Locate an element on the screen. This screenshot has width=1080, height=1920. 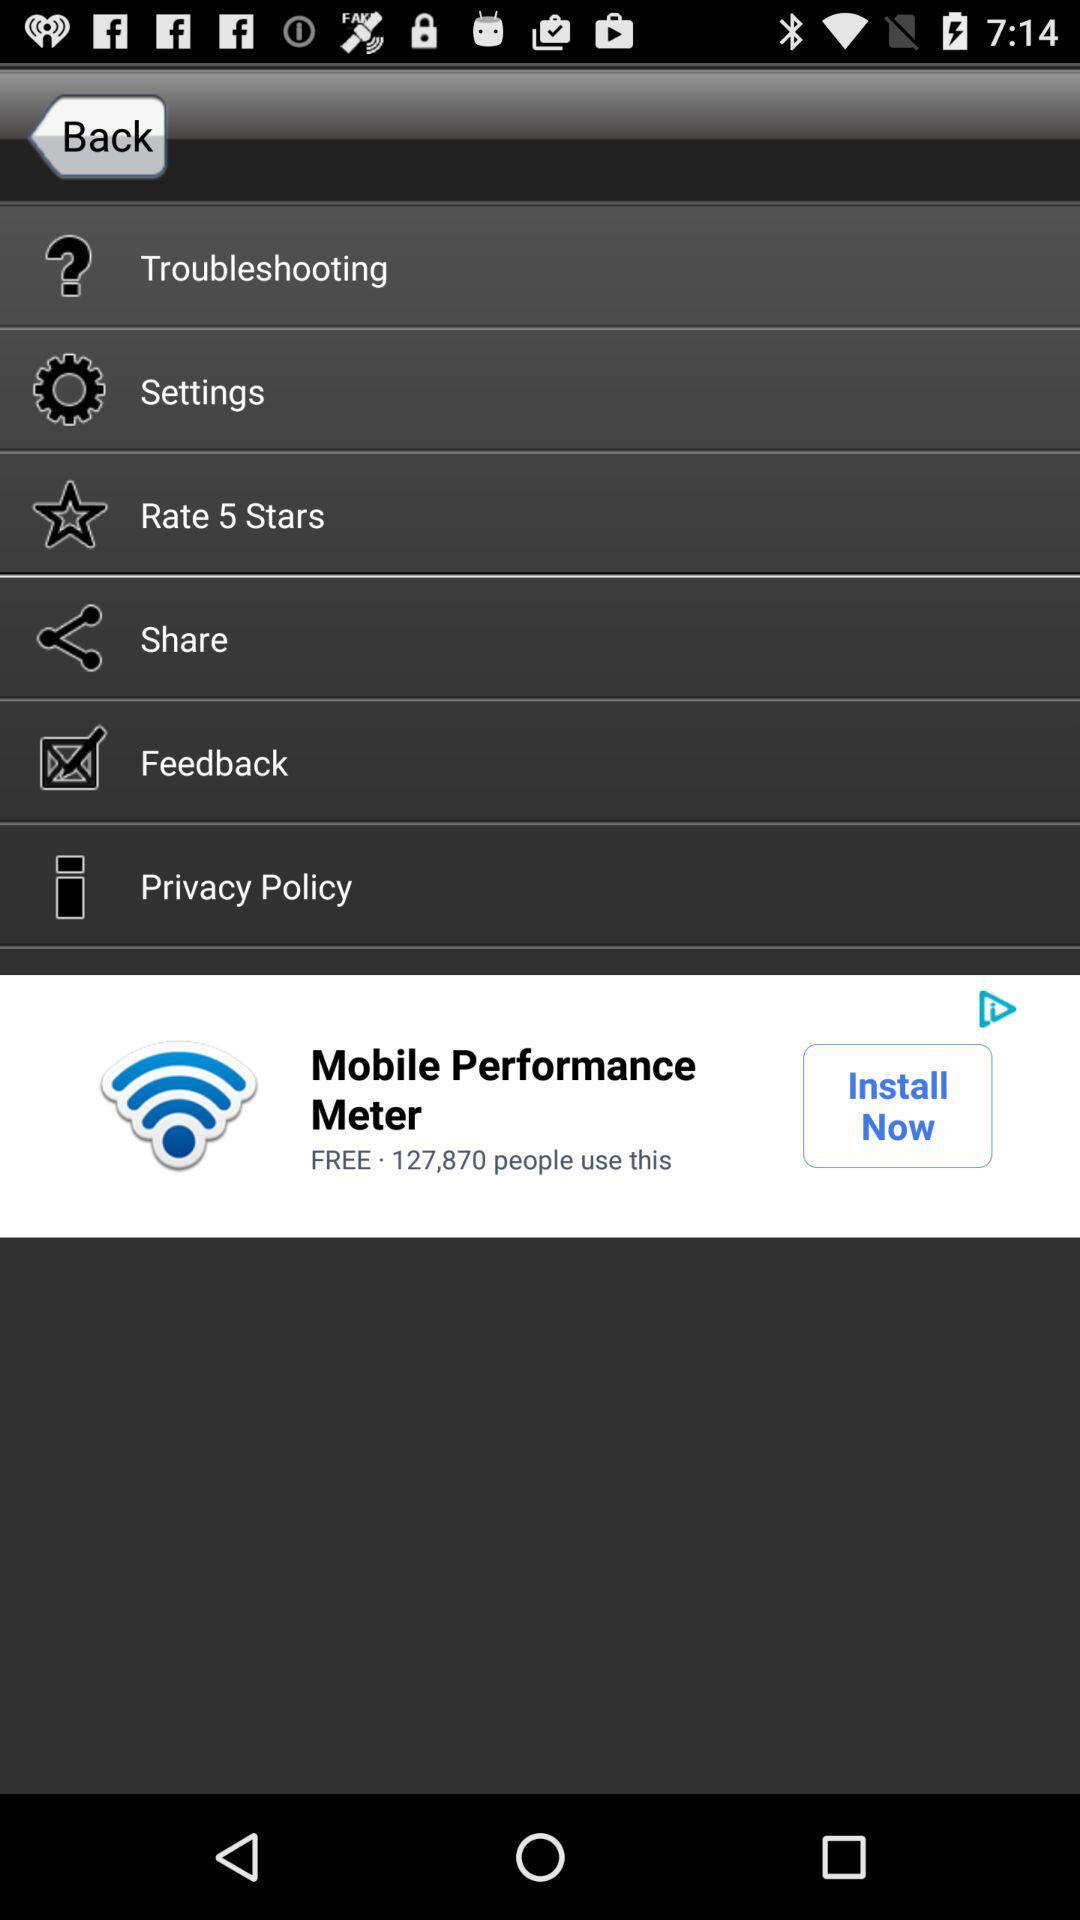
the rate 5 stars icon is located at coordinates (540, 513).